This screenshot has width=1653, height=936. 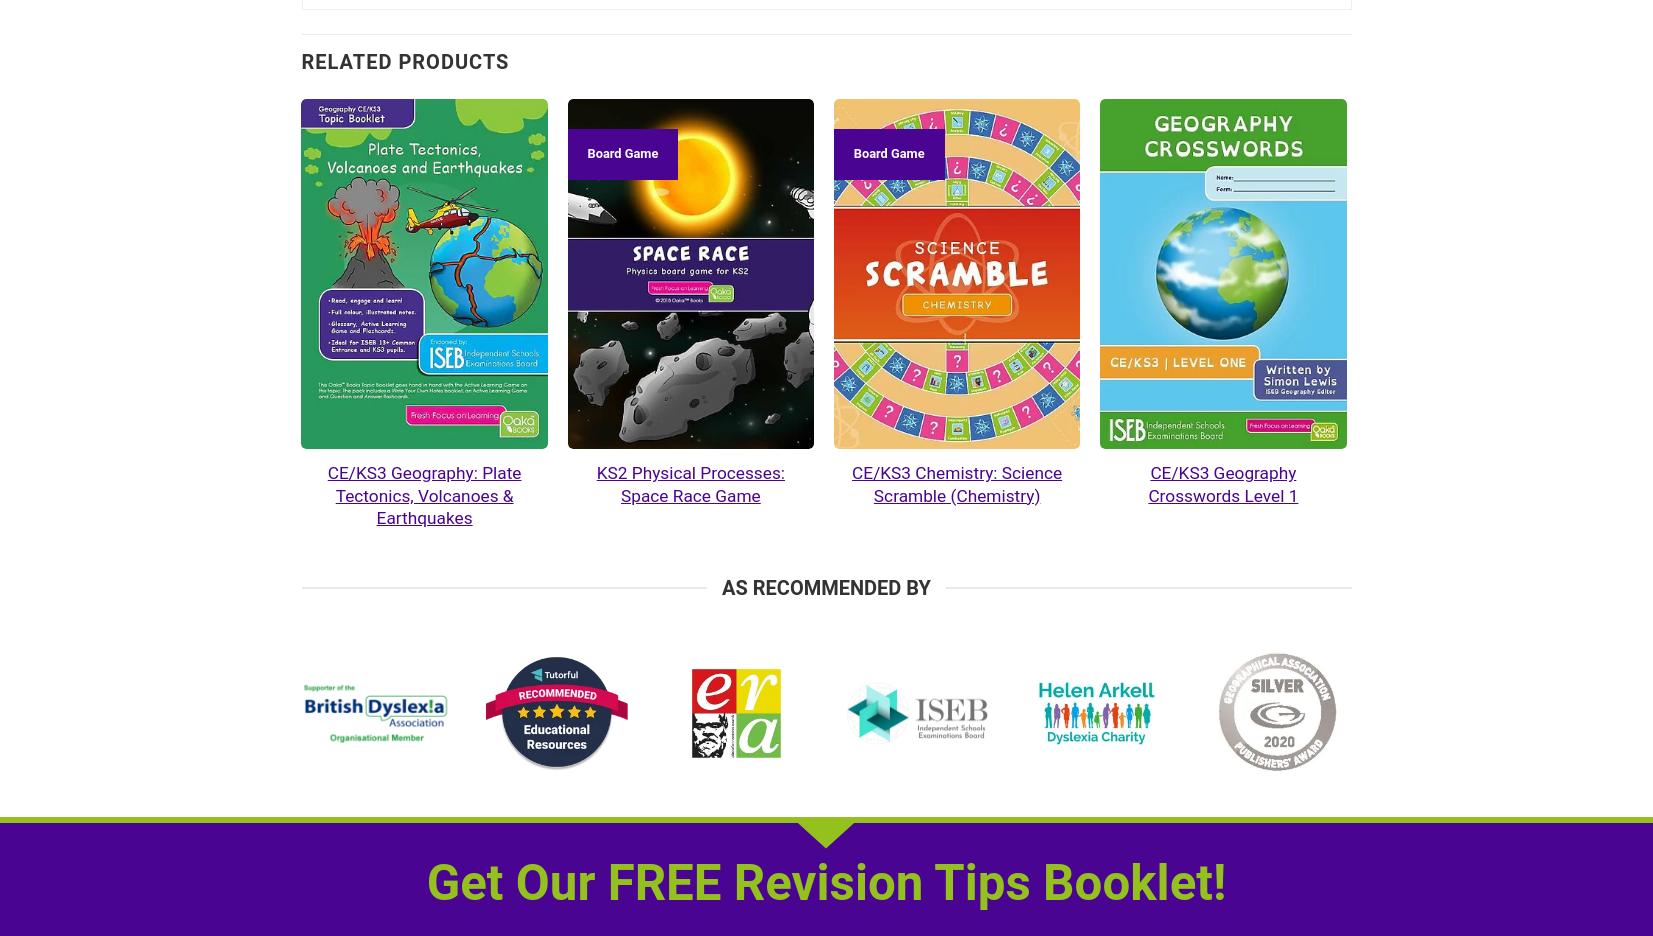 What do you see at coordinates (300, 61) in the screenshot?
I see `'Related products'` at bounding box center [300, 61].